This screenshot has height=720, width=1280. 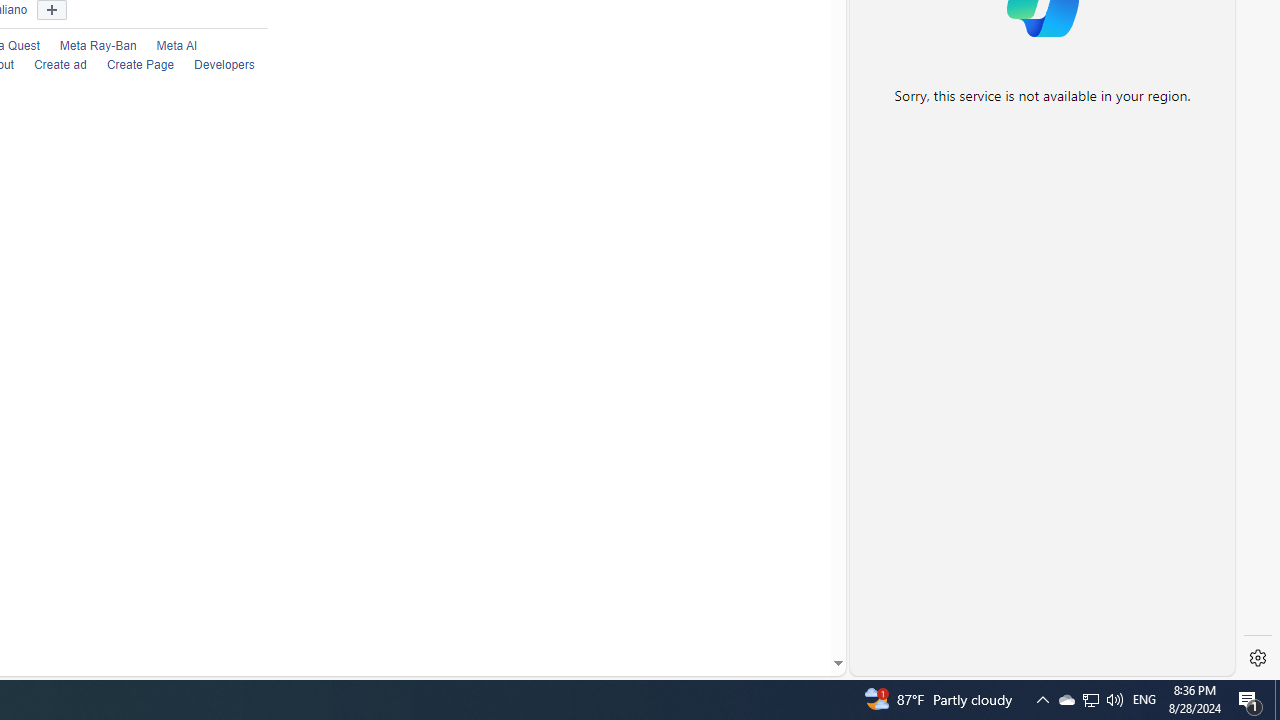 What do you see at coordinates (214, 65) in the screenshot?
I see `'Developers'` at bounding box center [214, 65].